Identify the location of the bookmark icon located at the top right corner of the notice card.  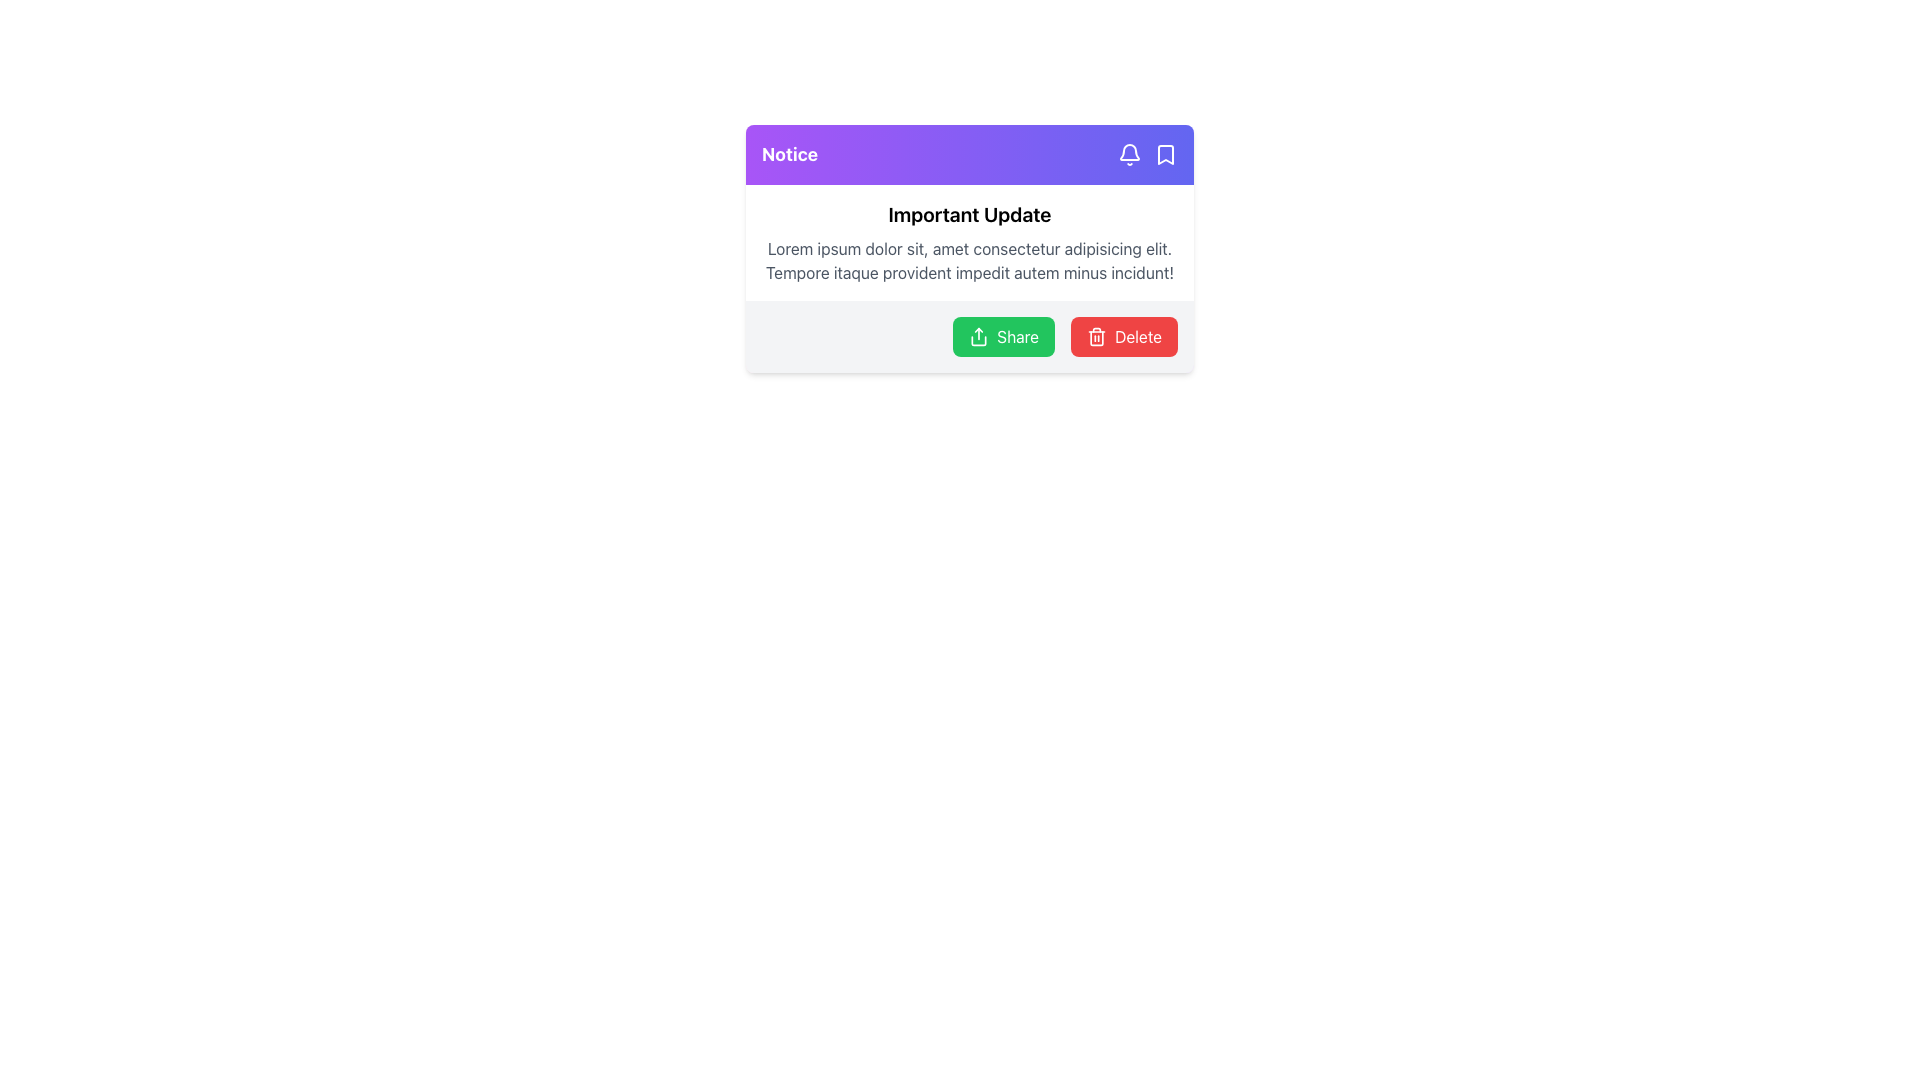
(1166, 153).